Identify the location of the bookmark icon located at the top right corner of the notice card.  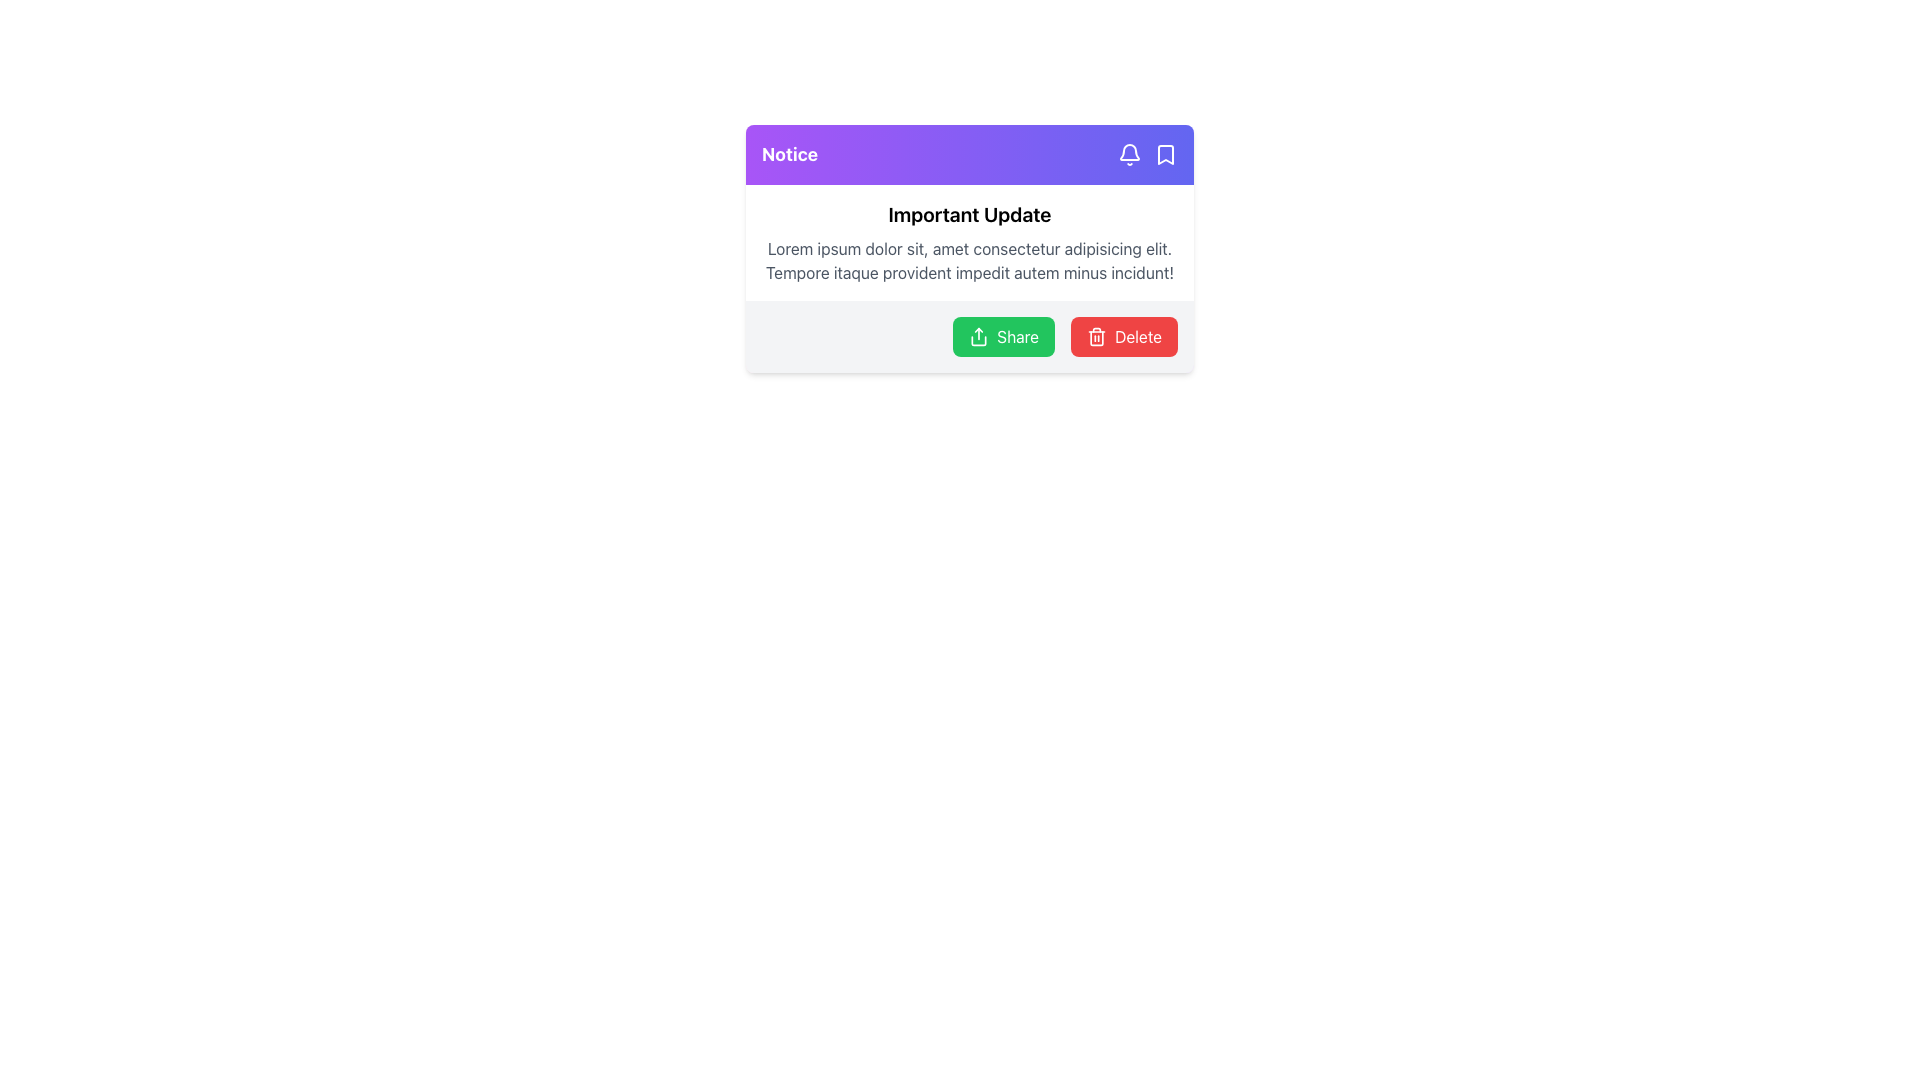
(1166, 153).